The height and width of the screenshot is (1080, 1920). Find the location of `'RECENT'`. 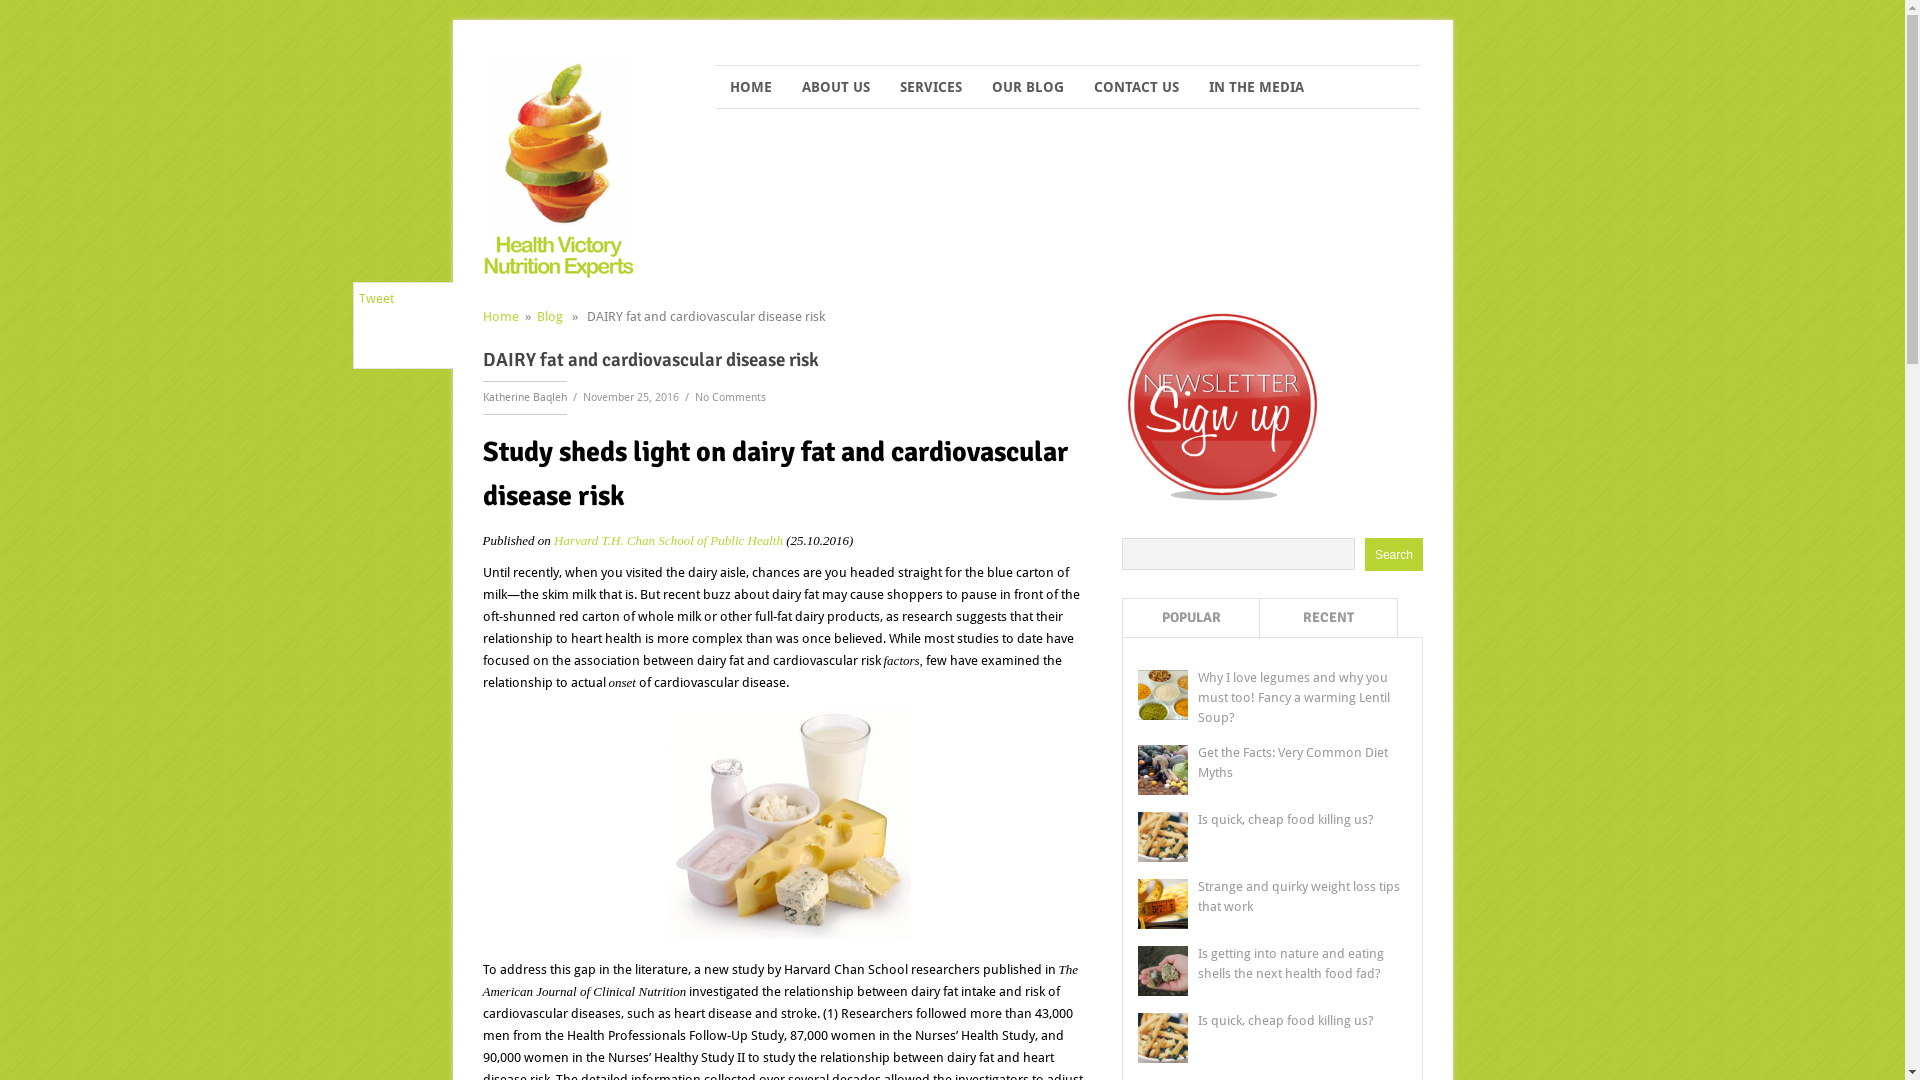

'RECENT' is located at coordinates (1329, 616).